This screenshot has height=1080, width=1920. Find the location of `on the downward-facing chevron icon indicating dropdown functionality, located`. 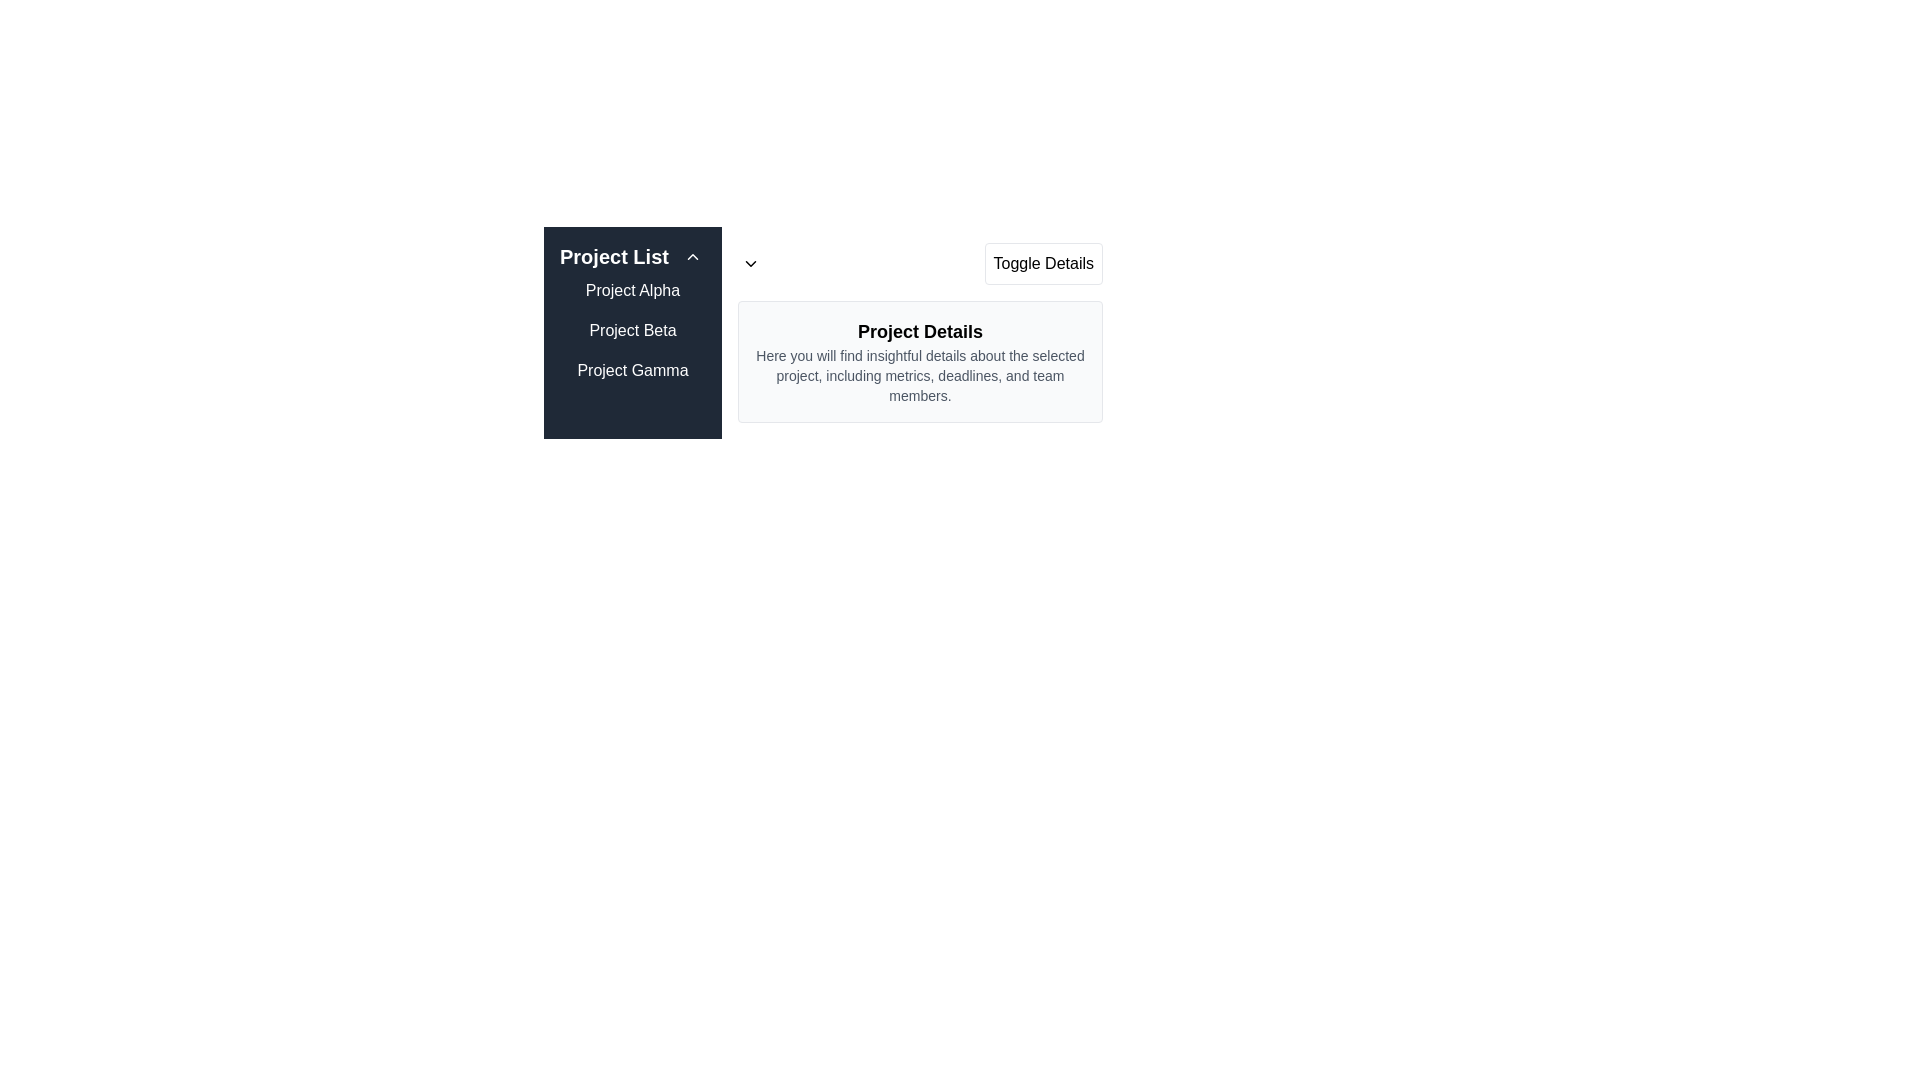

on the downward-facing chevron icon indicating dropdown functionality, located is located at coordinates (749, 262).